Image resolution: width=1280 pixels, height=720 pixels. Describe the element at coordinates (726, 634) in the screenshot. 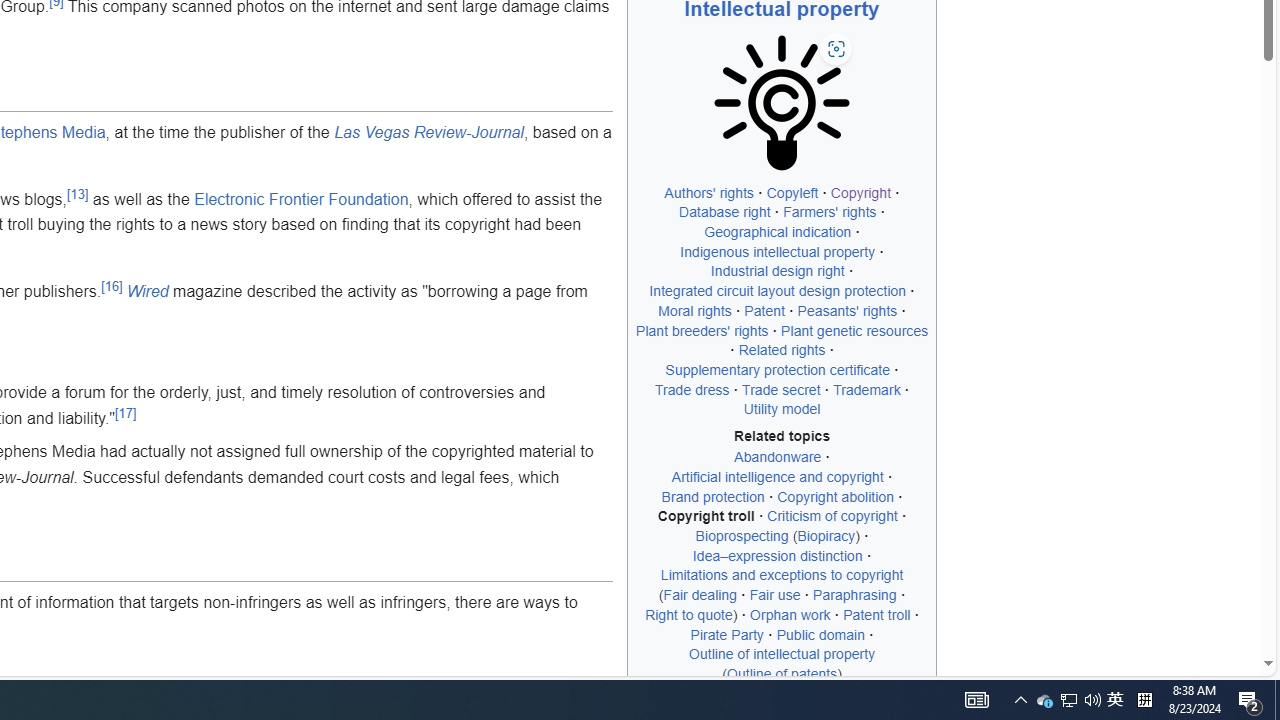

I see `'Pirate Party'` at that location.